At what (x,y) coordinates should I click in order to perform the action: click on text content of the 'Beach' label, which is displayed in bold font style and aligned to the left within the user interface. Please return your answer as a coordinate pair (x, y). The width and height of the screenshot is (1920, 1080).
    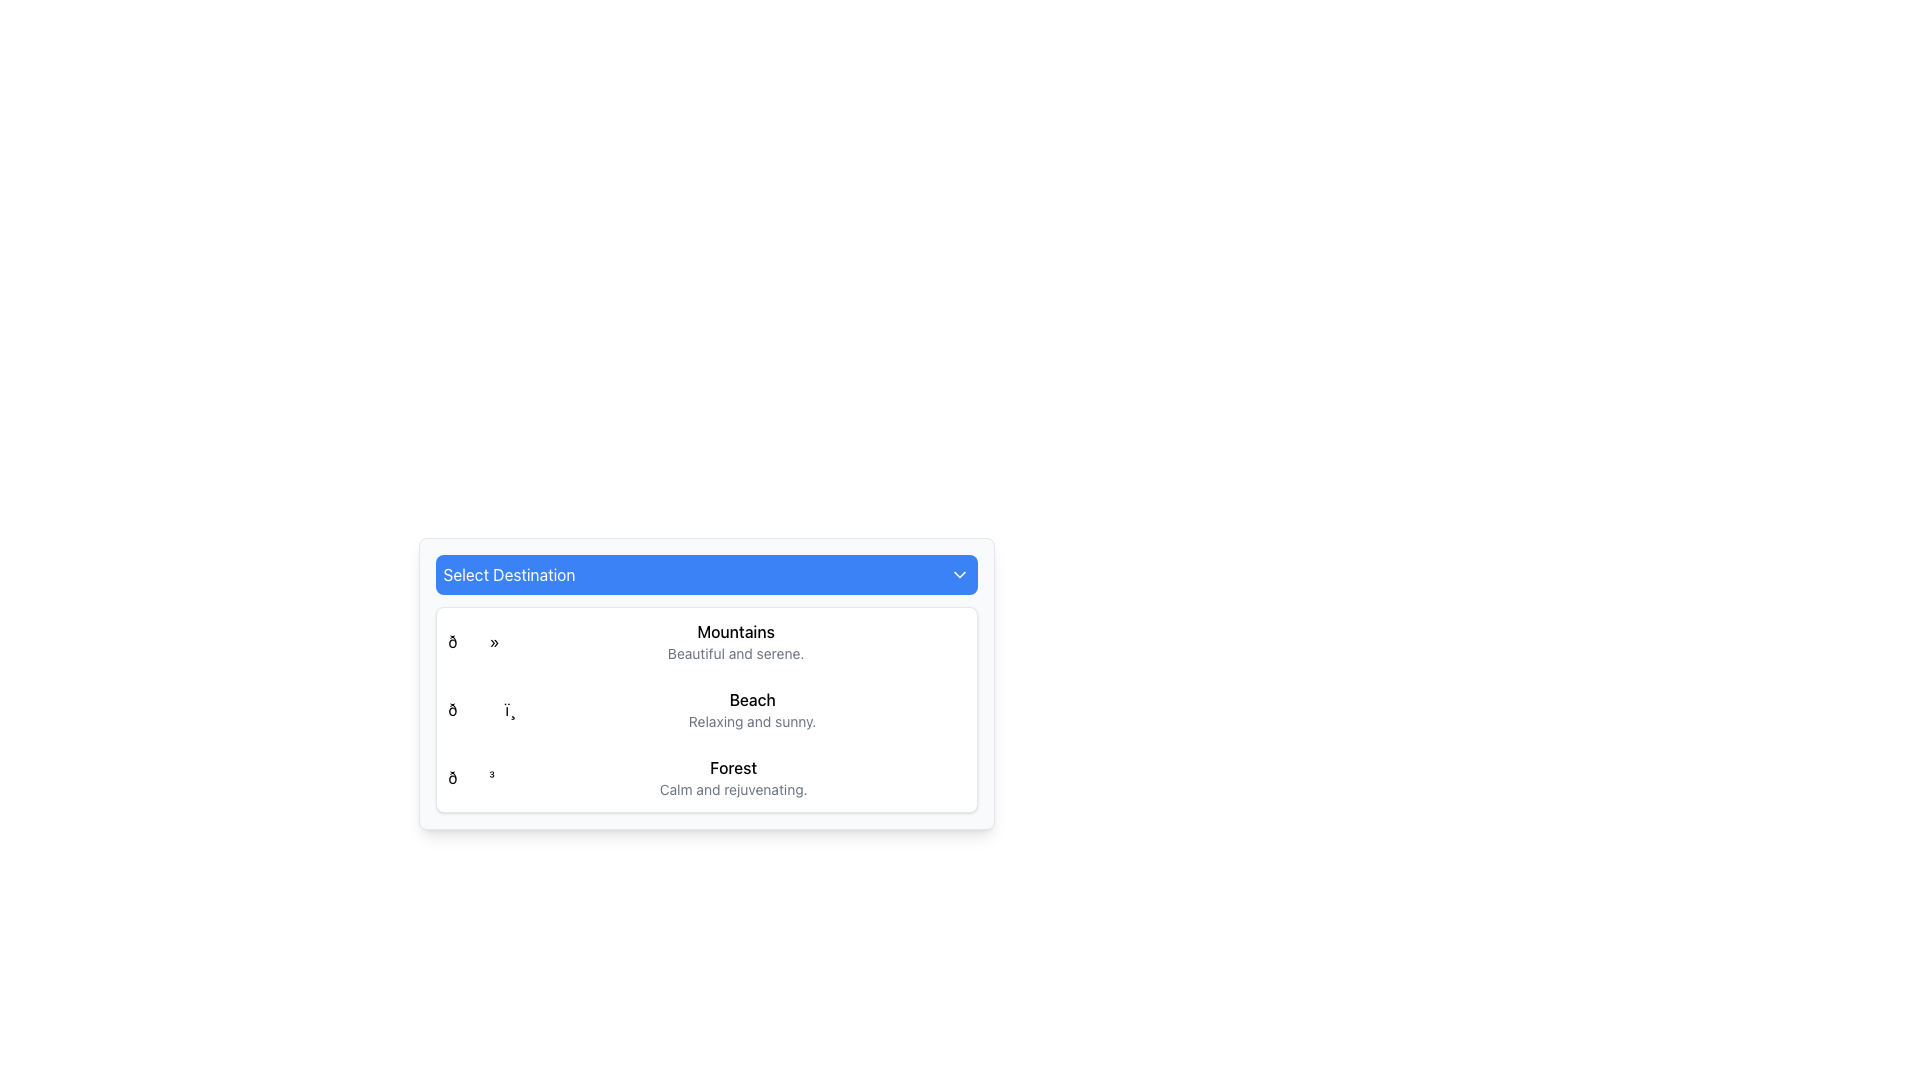
    Looking at the image, I should click on (751, 698).